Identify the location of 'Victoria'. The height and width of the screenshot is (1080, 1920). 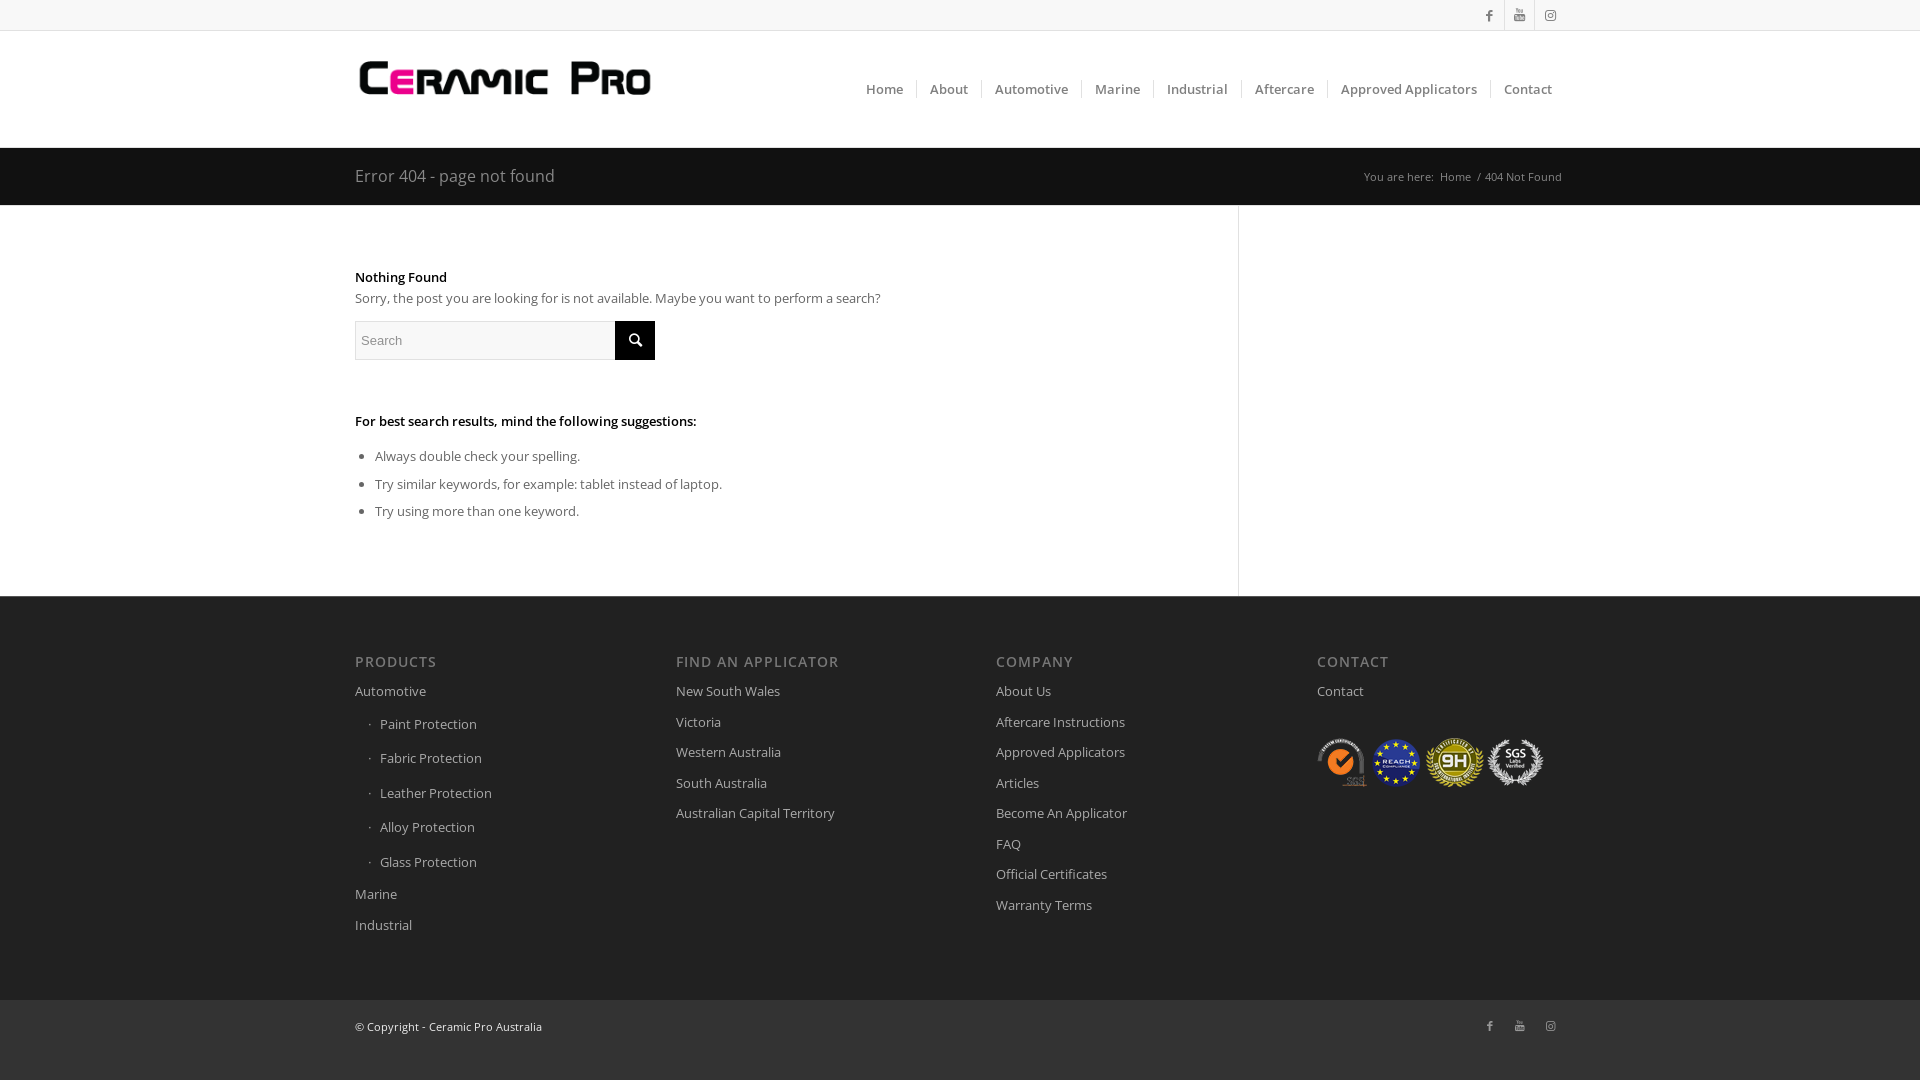
(676, 722).